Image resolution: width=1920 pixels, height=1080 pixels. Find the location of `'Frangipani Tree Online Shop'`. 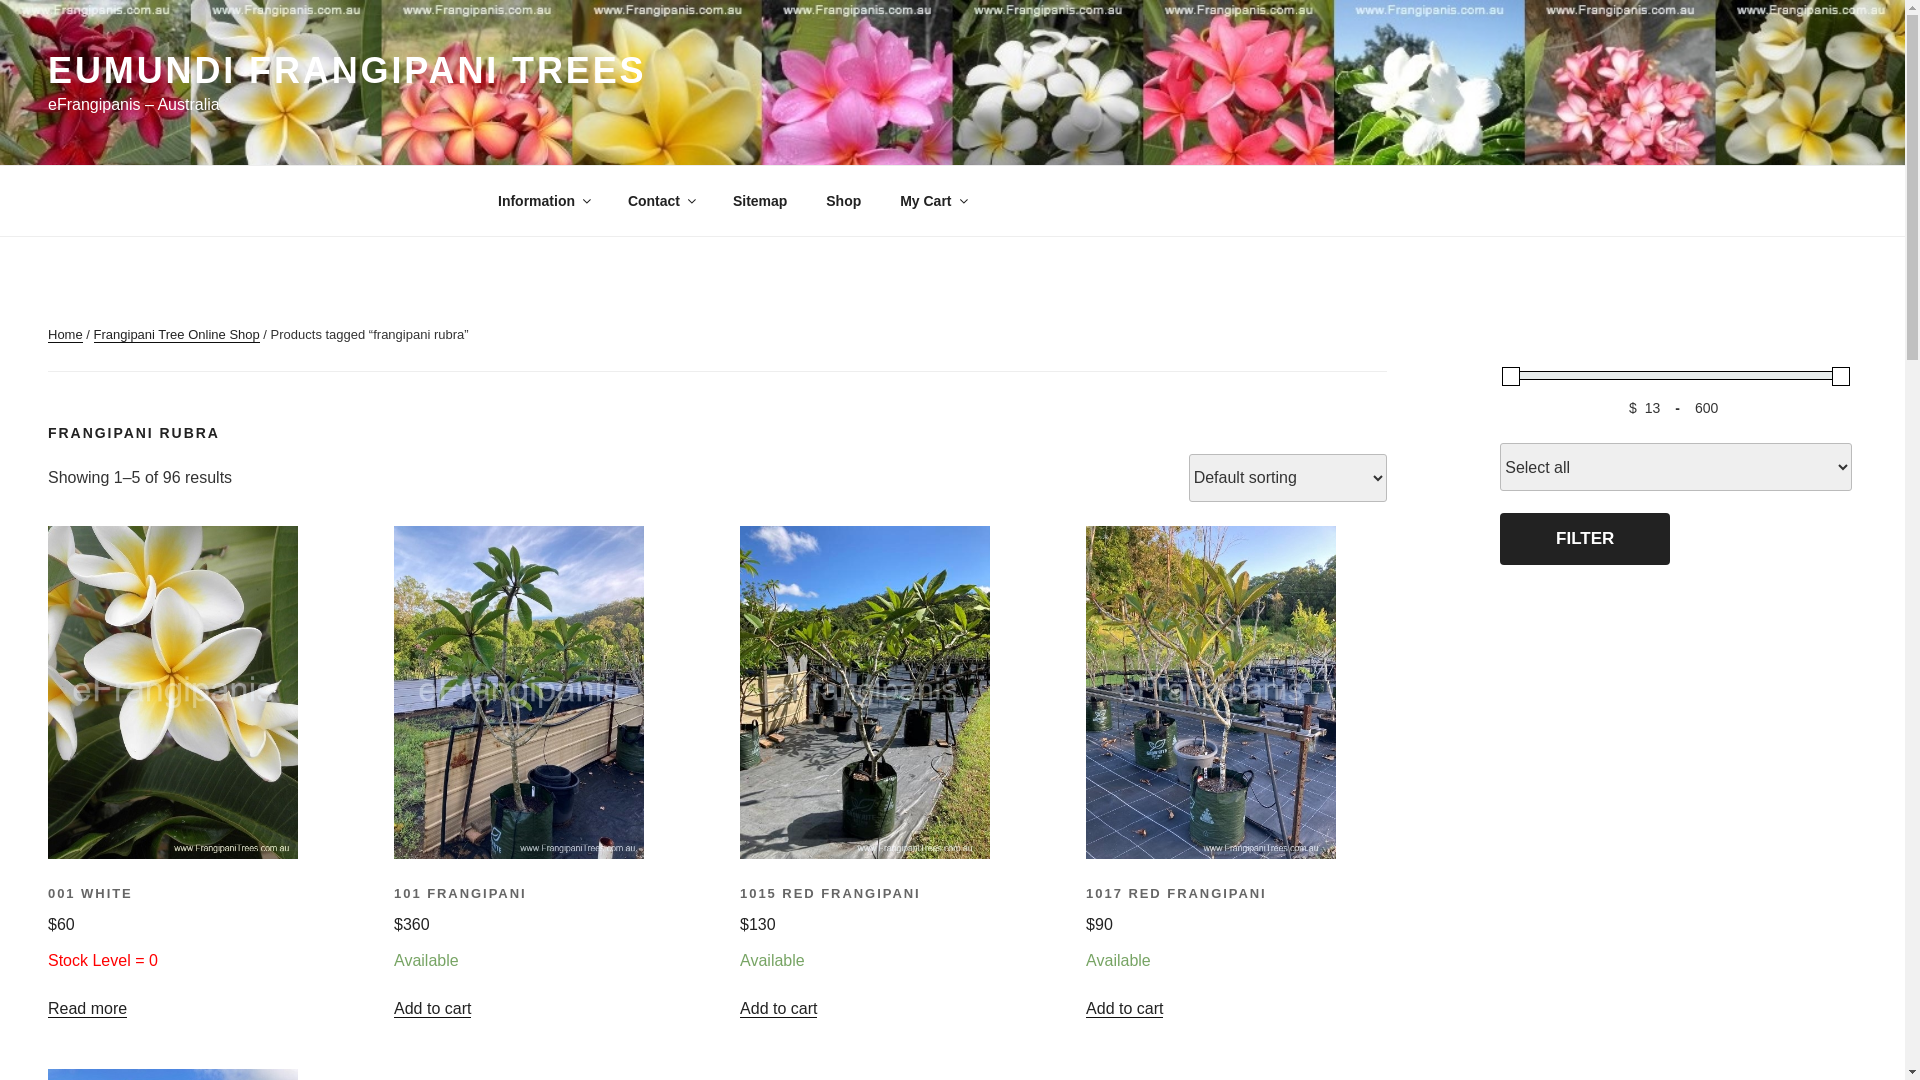

'Frangipani Tree Online Shop' is located at coordinates (93, 333).